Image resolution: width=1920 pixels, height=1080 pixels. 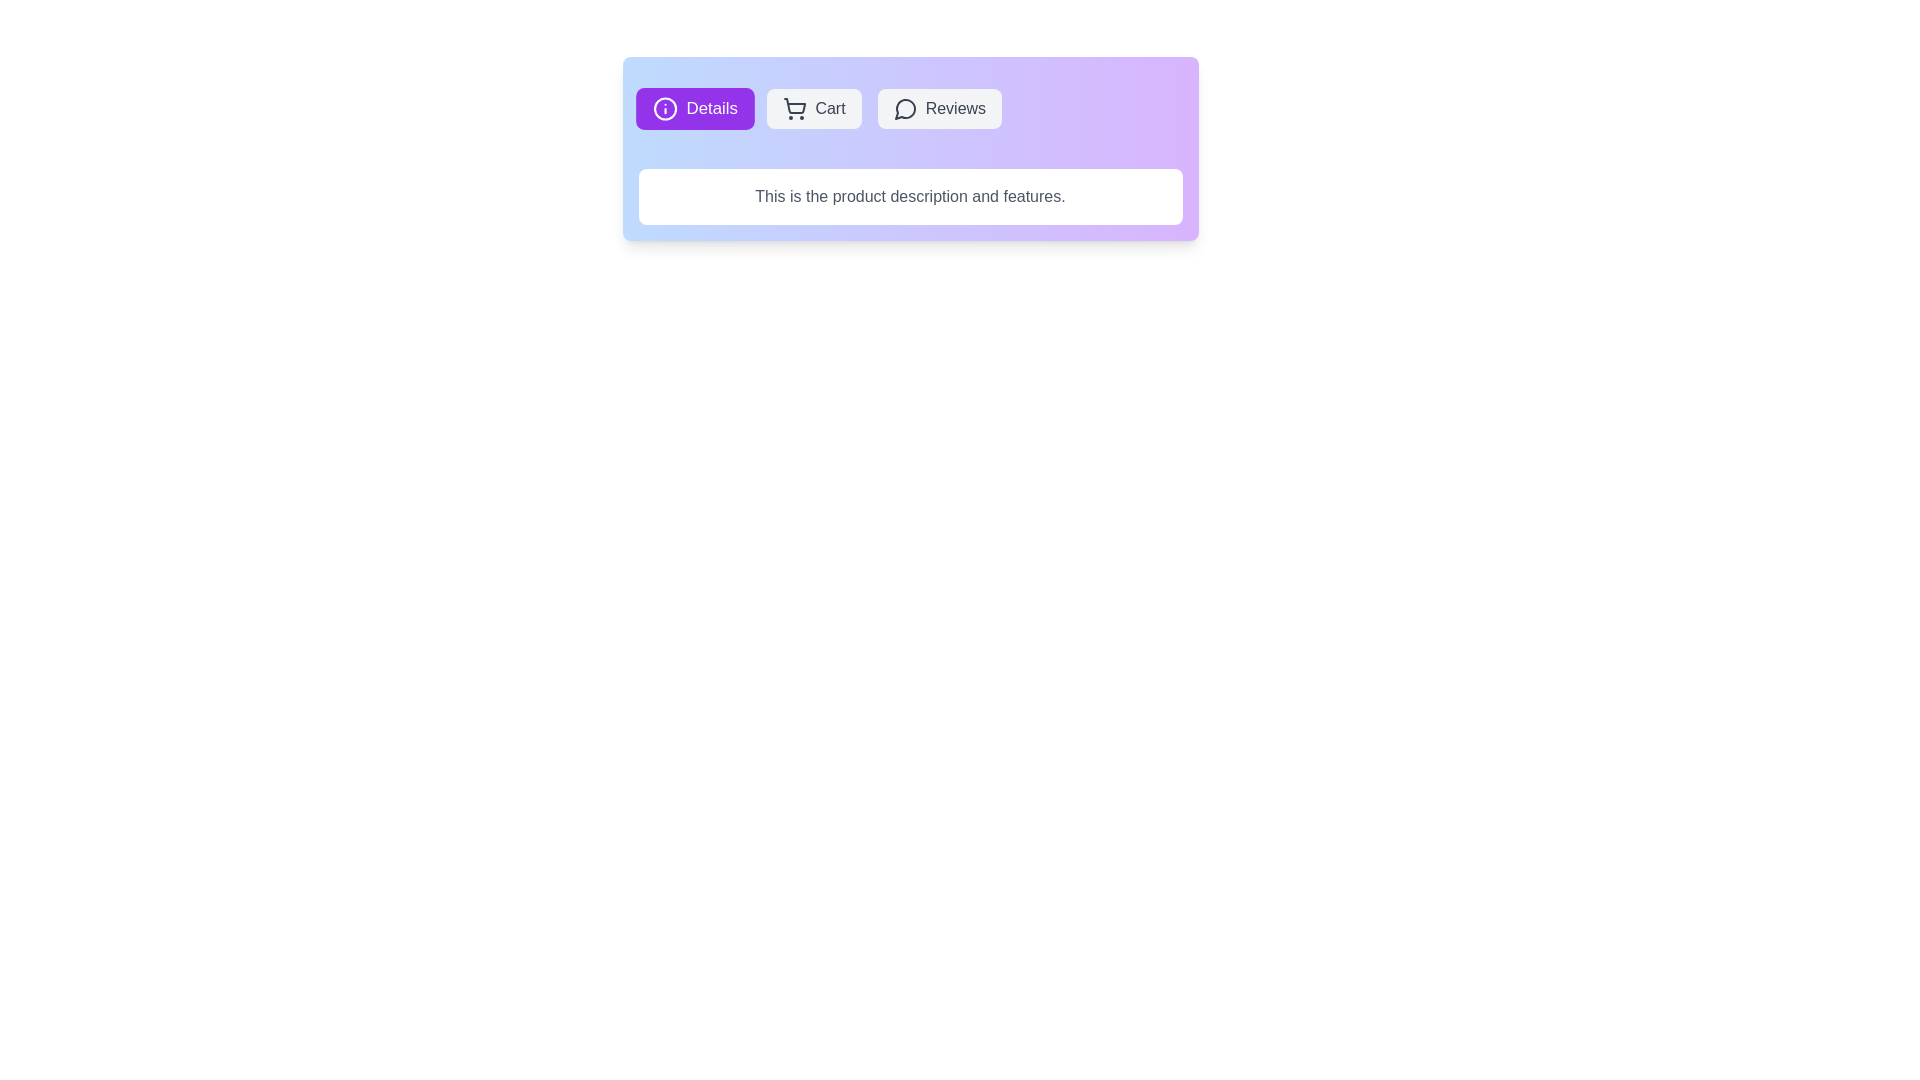 What do you see at coordinates (695, 108) in the screenshot?
I see `the Details tab to view its content` at bounding box center [695, 108].